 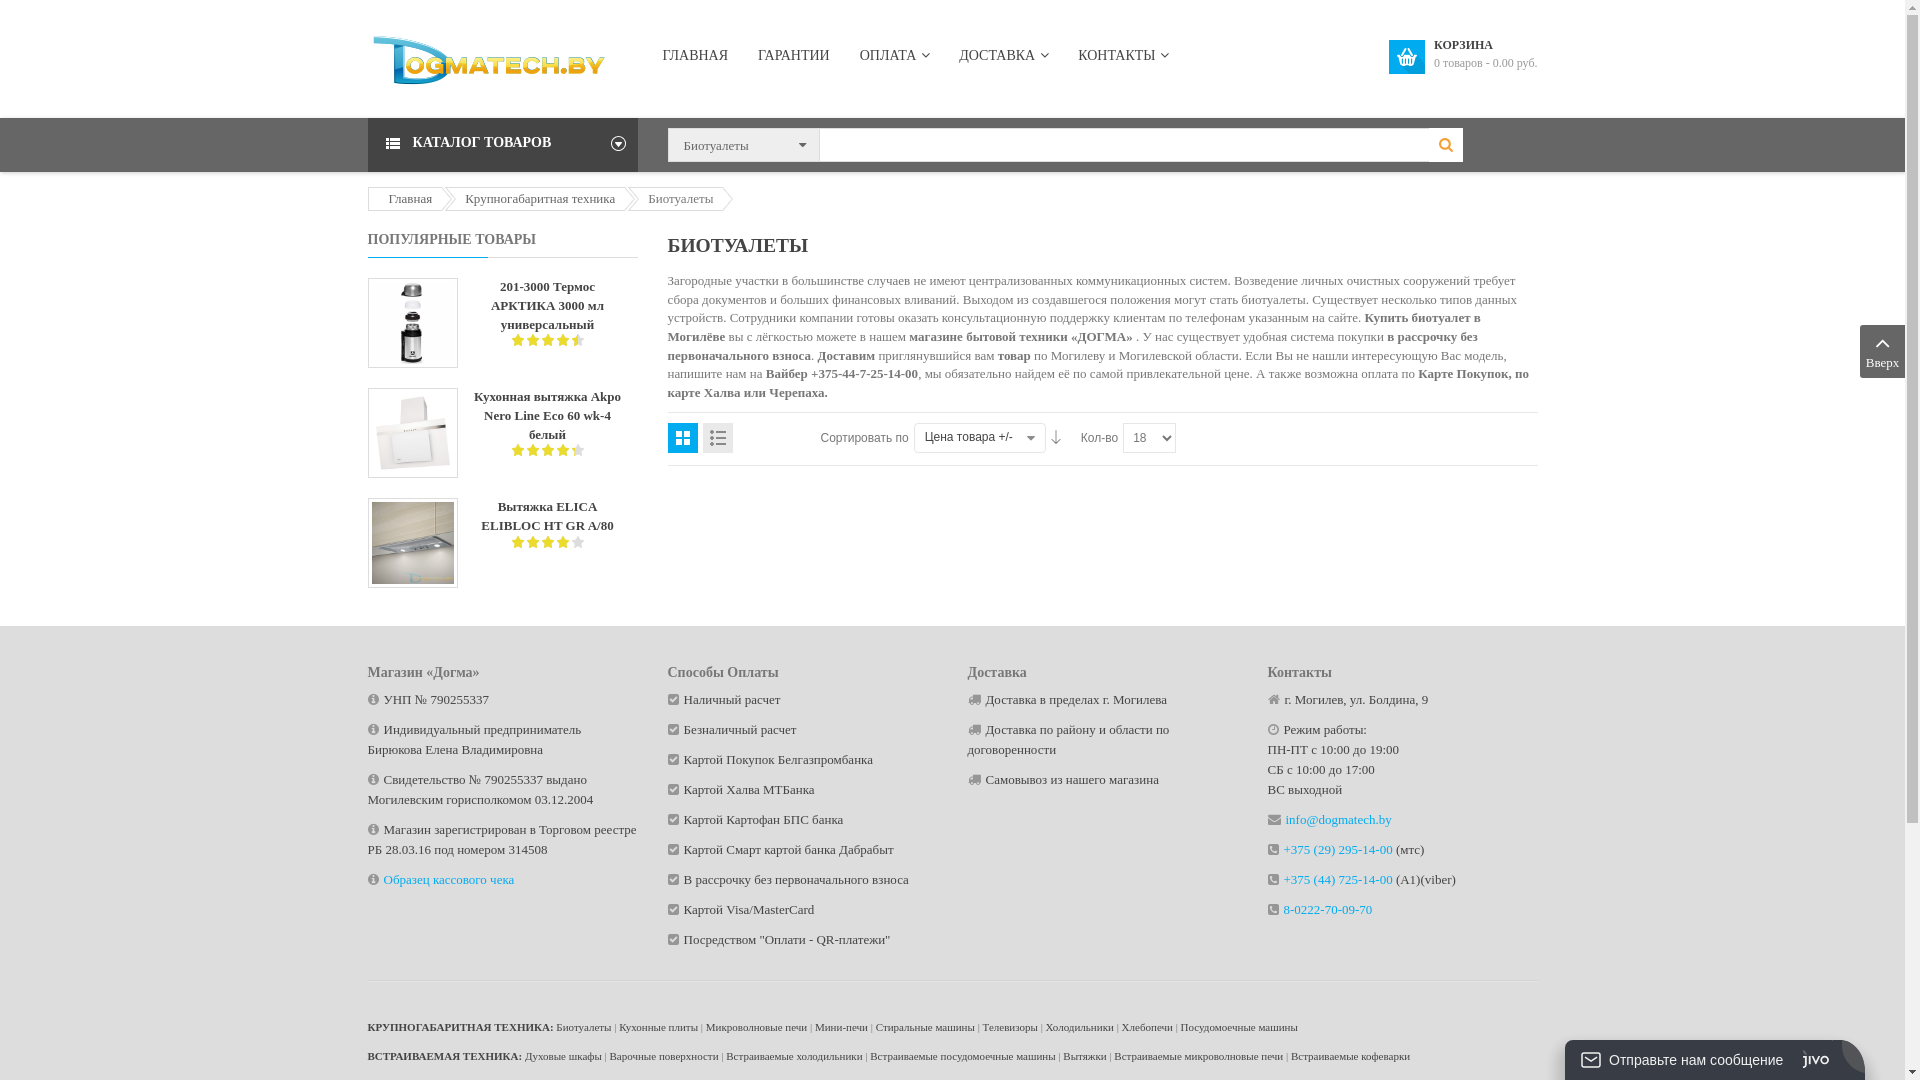 What do you see at coordinates (1444, 144) in the screenshot?
I see `'Search'` at bounding box center [1444, 144].